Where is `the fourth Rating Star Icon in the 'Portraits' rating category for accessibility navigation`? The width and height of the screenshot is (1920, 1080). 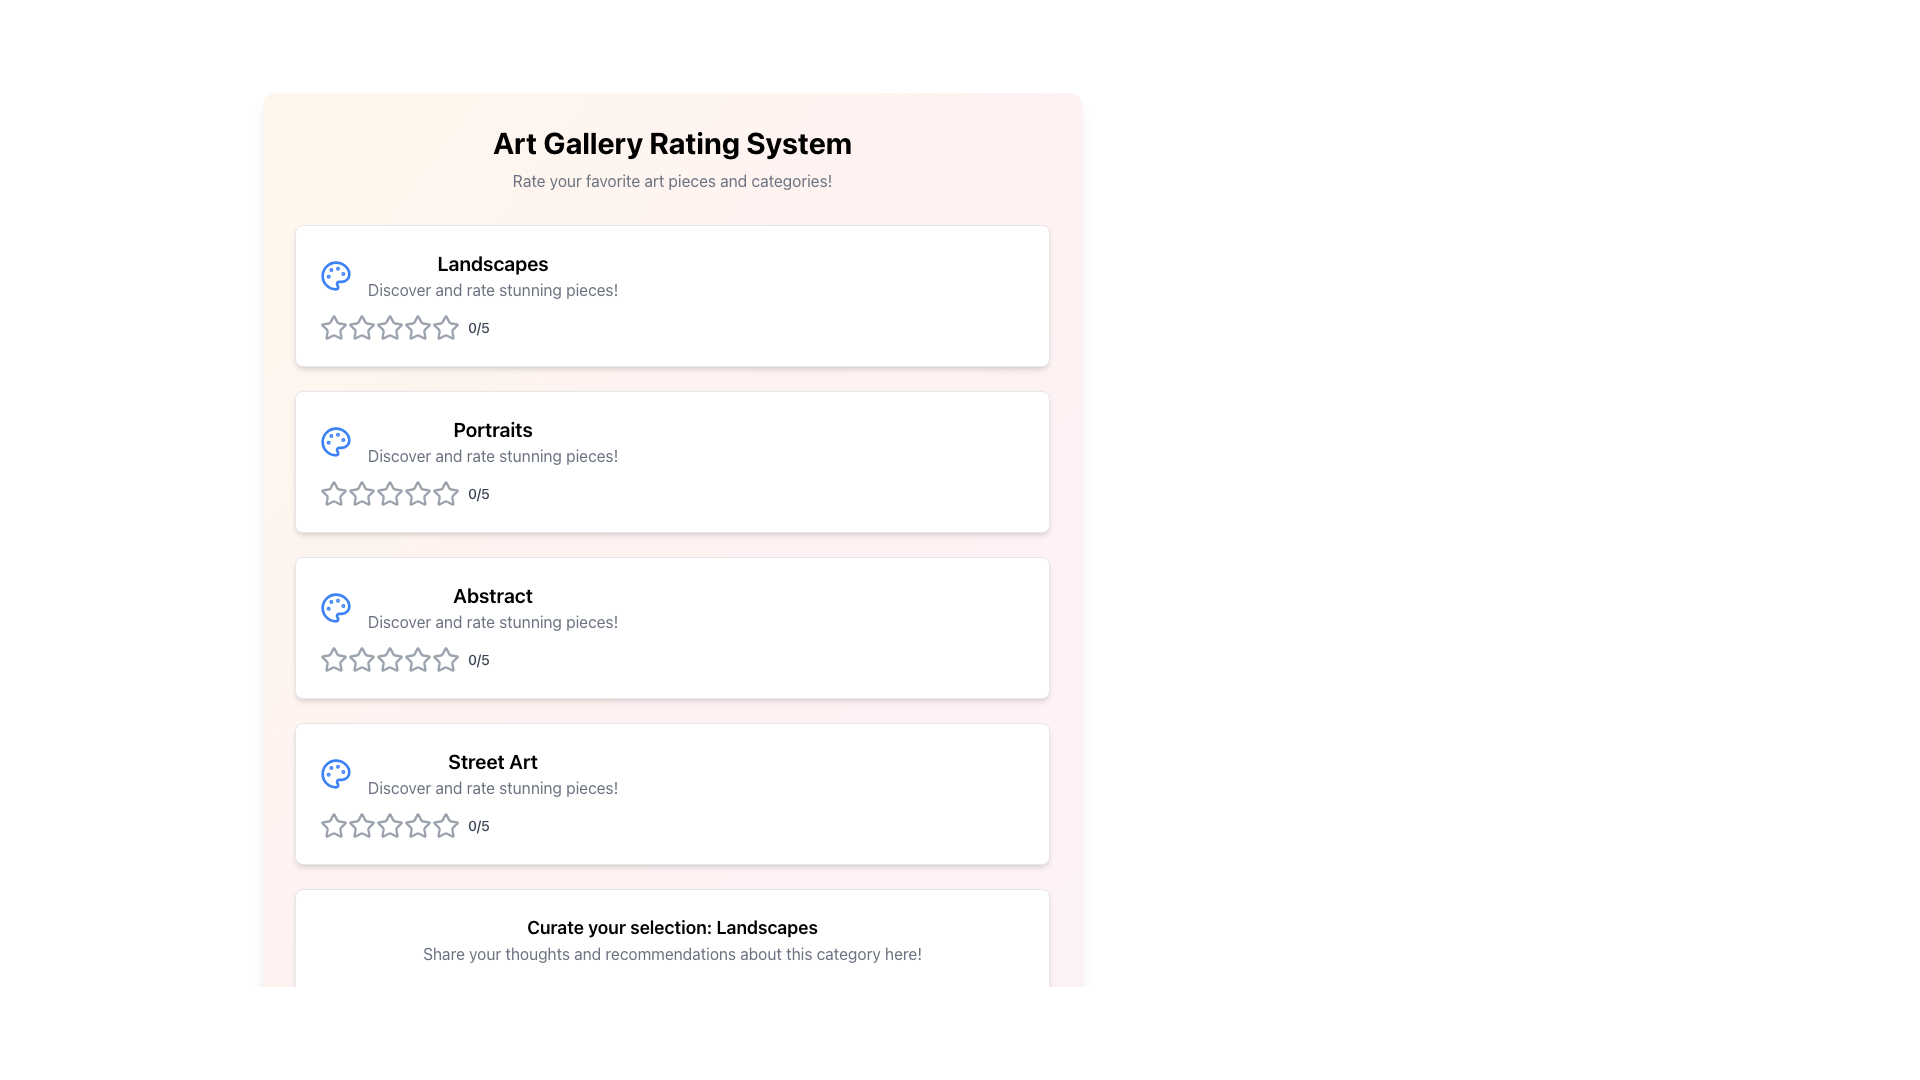
the fourth Rating Star Icon in the 'Portraits' rating category for accessibility navigation is located at coordinates (389, 493).